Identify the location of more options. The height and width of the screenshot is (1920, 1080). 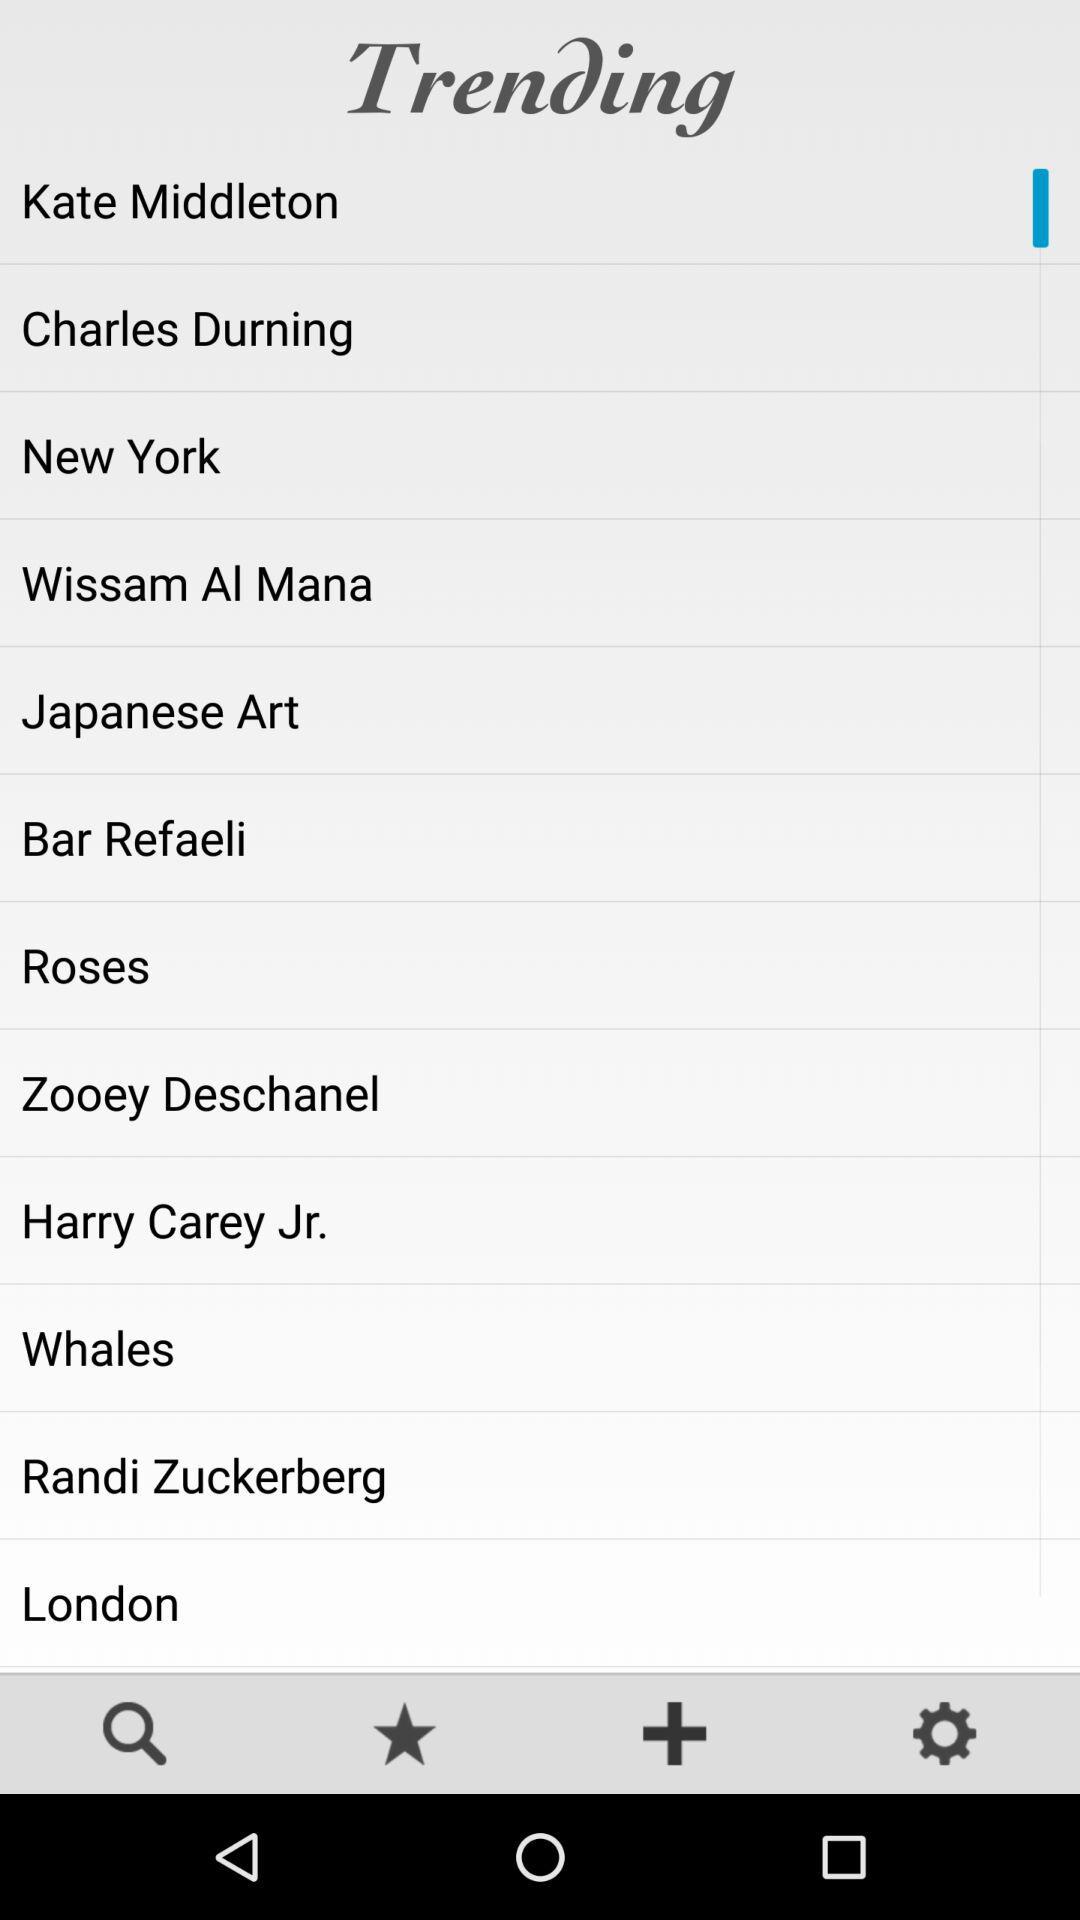
(675, 1735).